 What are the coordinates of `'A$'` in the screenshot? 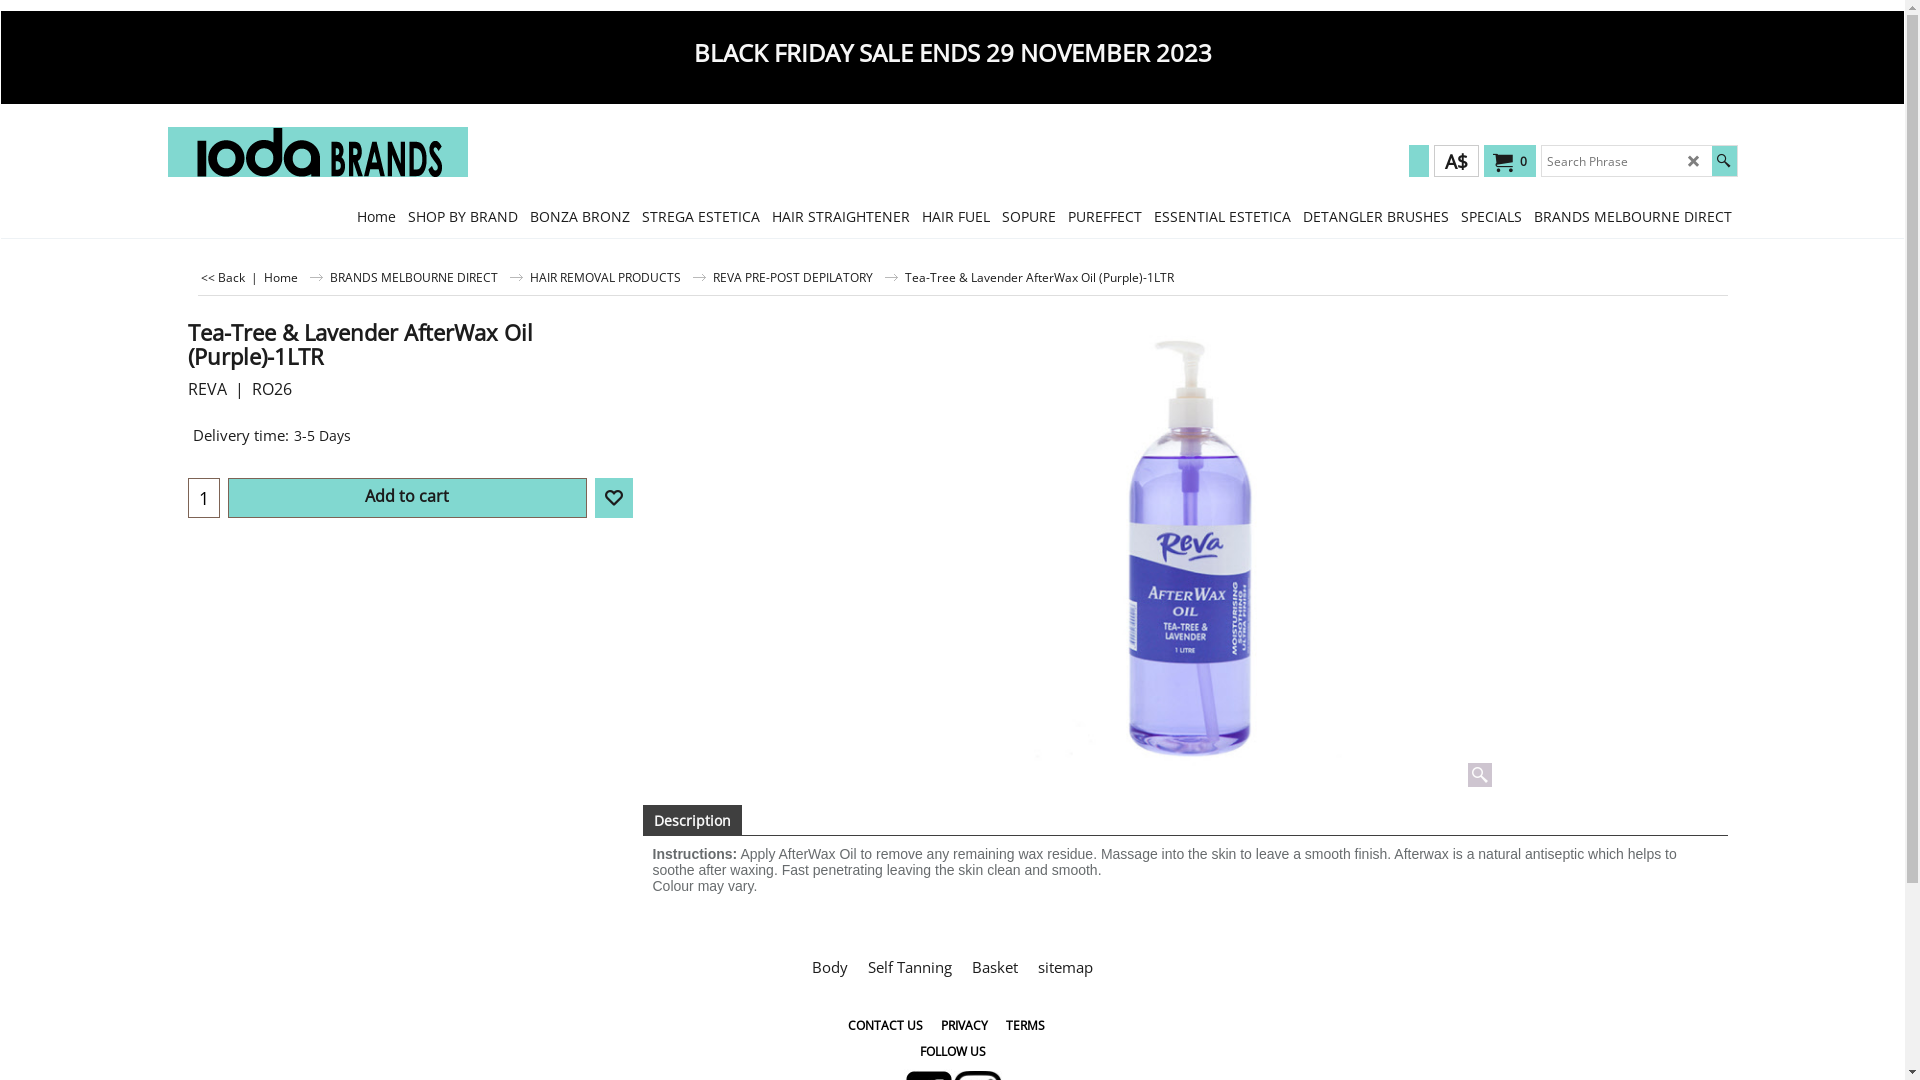 It's located at (1456, 160).